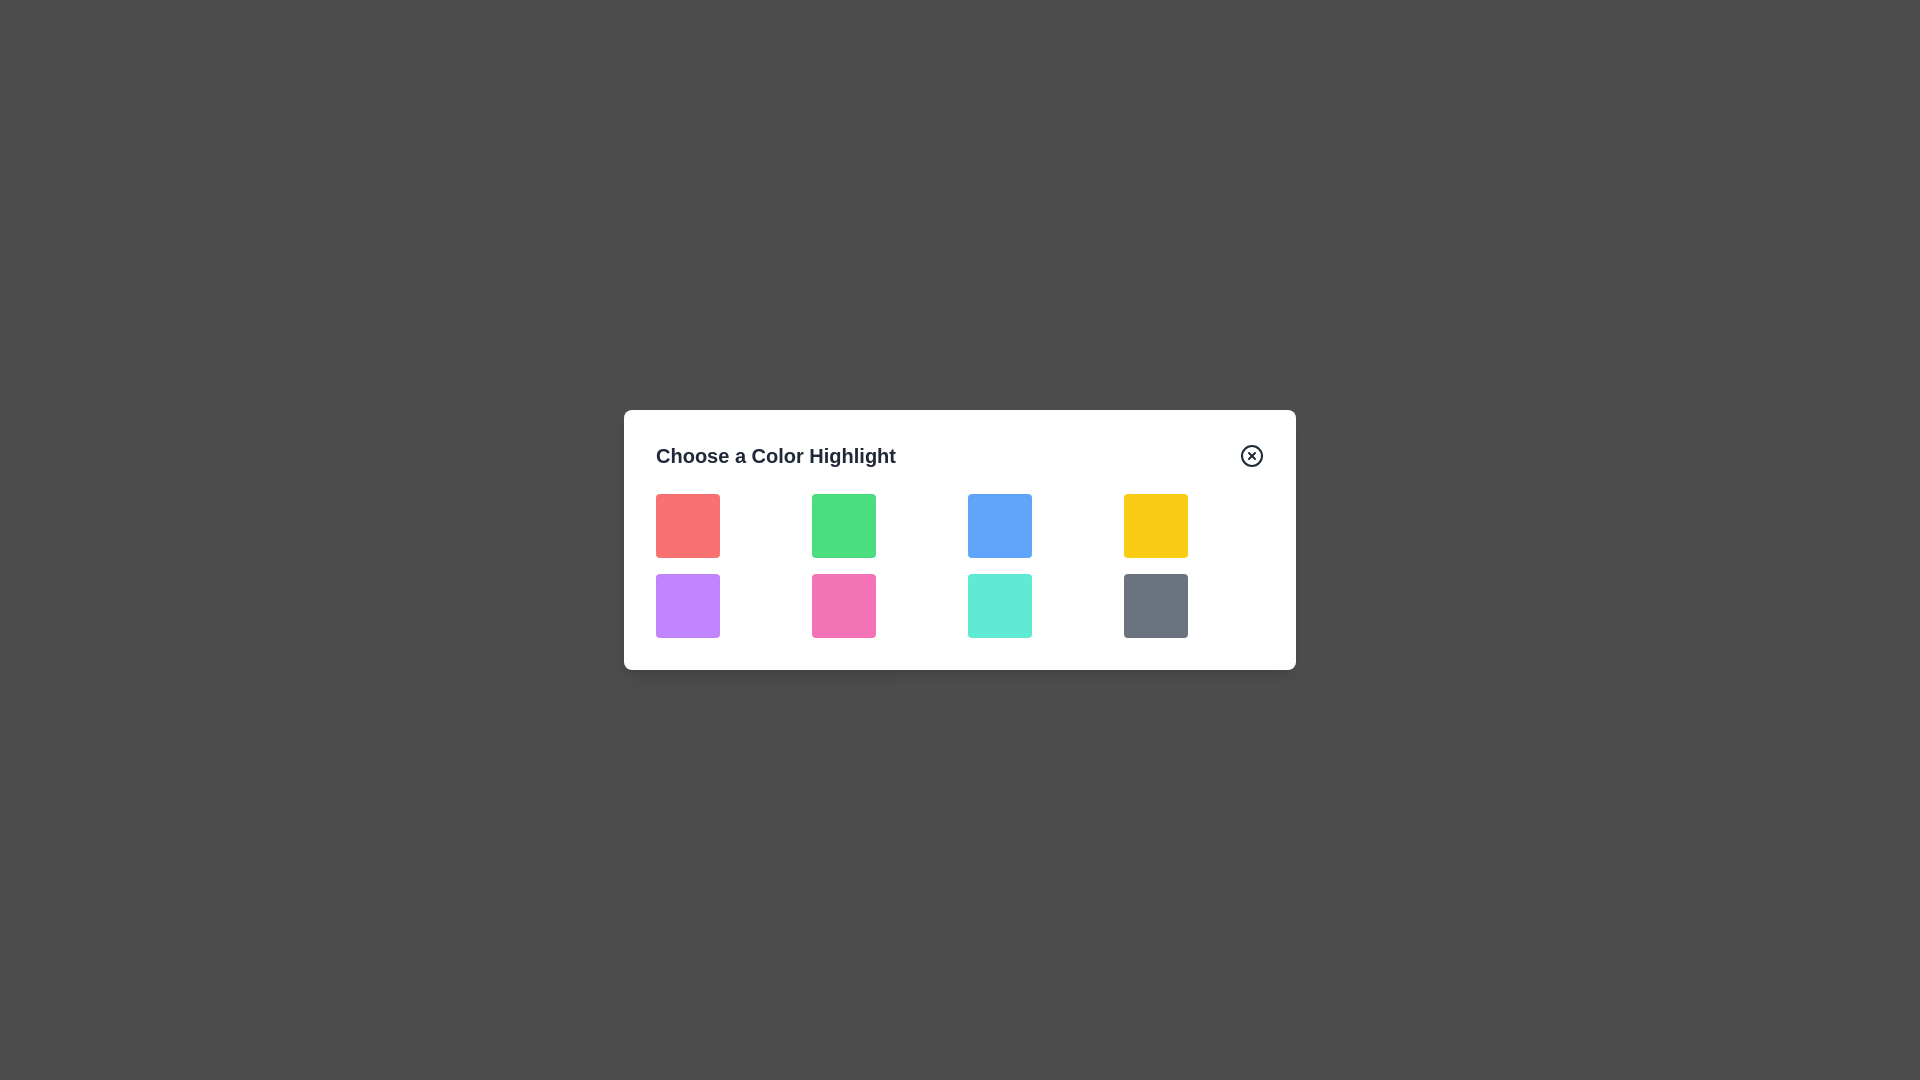  Describe the element at coordinates (1251, 455) in the screenshot. I see `the close icon to close the dialog` at that location.